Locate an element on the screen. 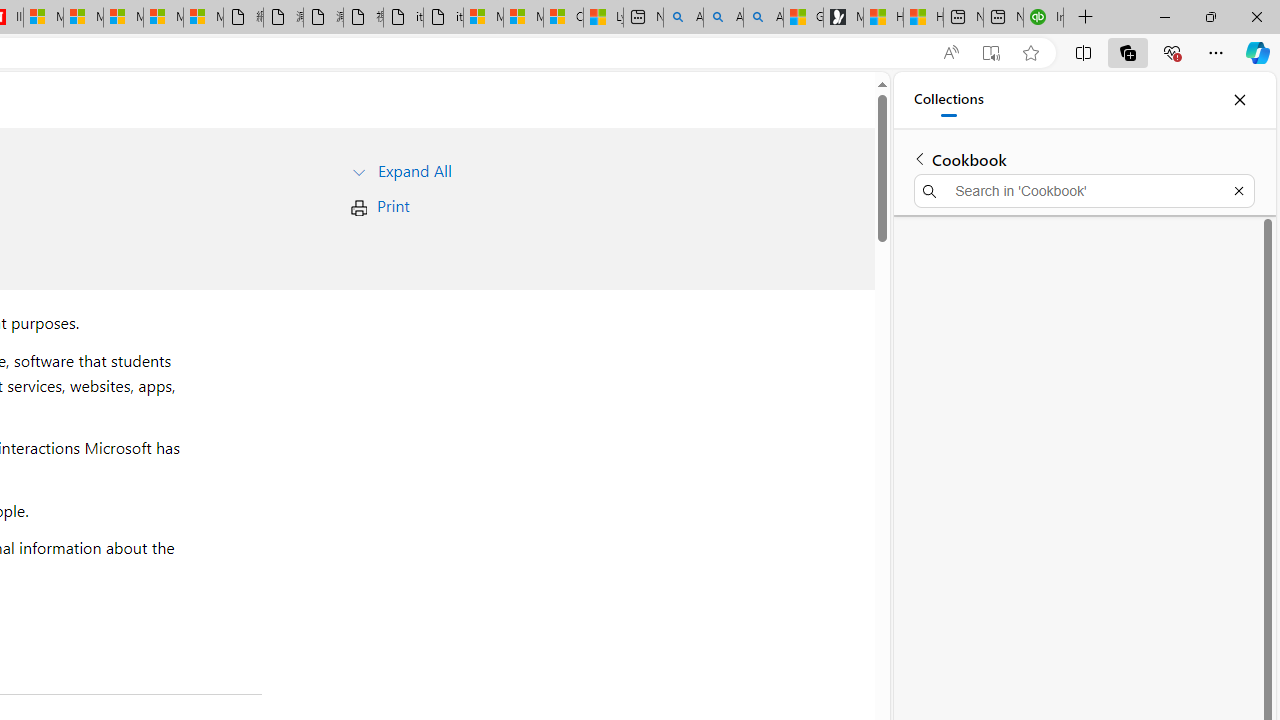 This screenshot has height=720, width=1280. 'Intuit QuickBooks Online - Quickbooks' is located at coordinates (1042, 17).